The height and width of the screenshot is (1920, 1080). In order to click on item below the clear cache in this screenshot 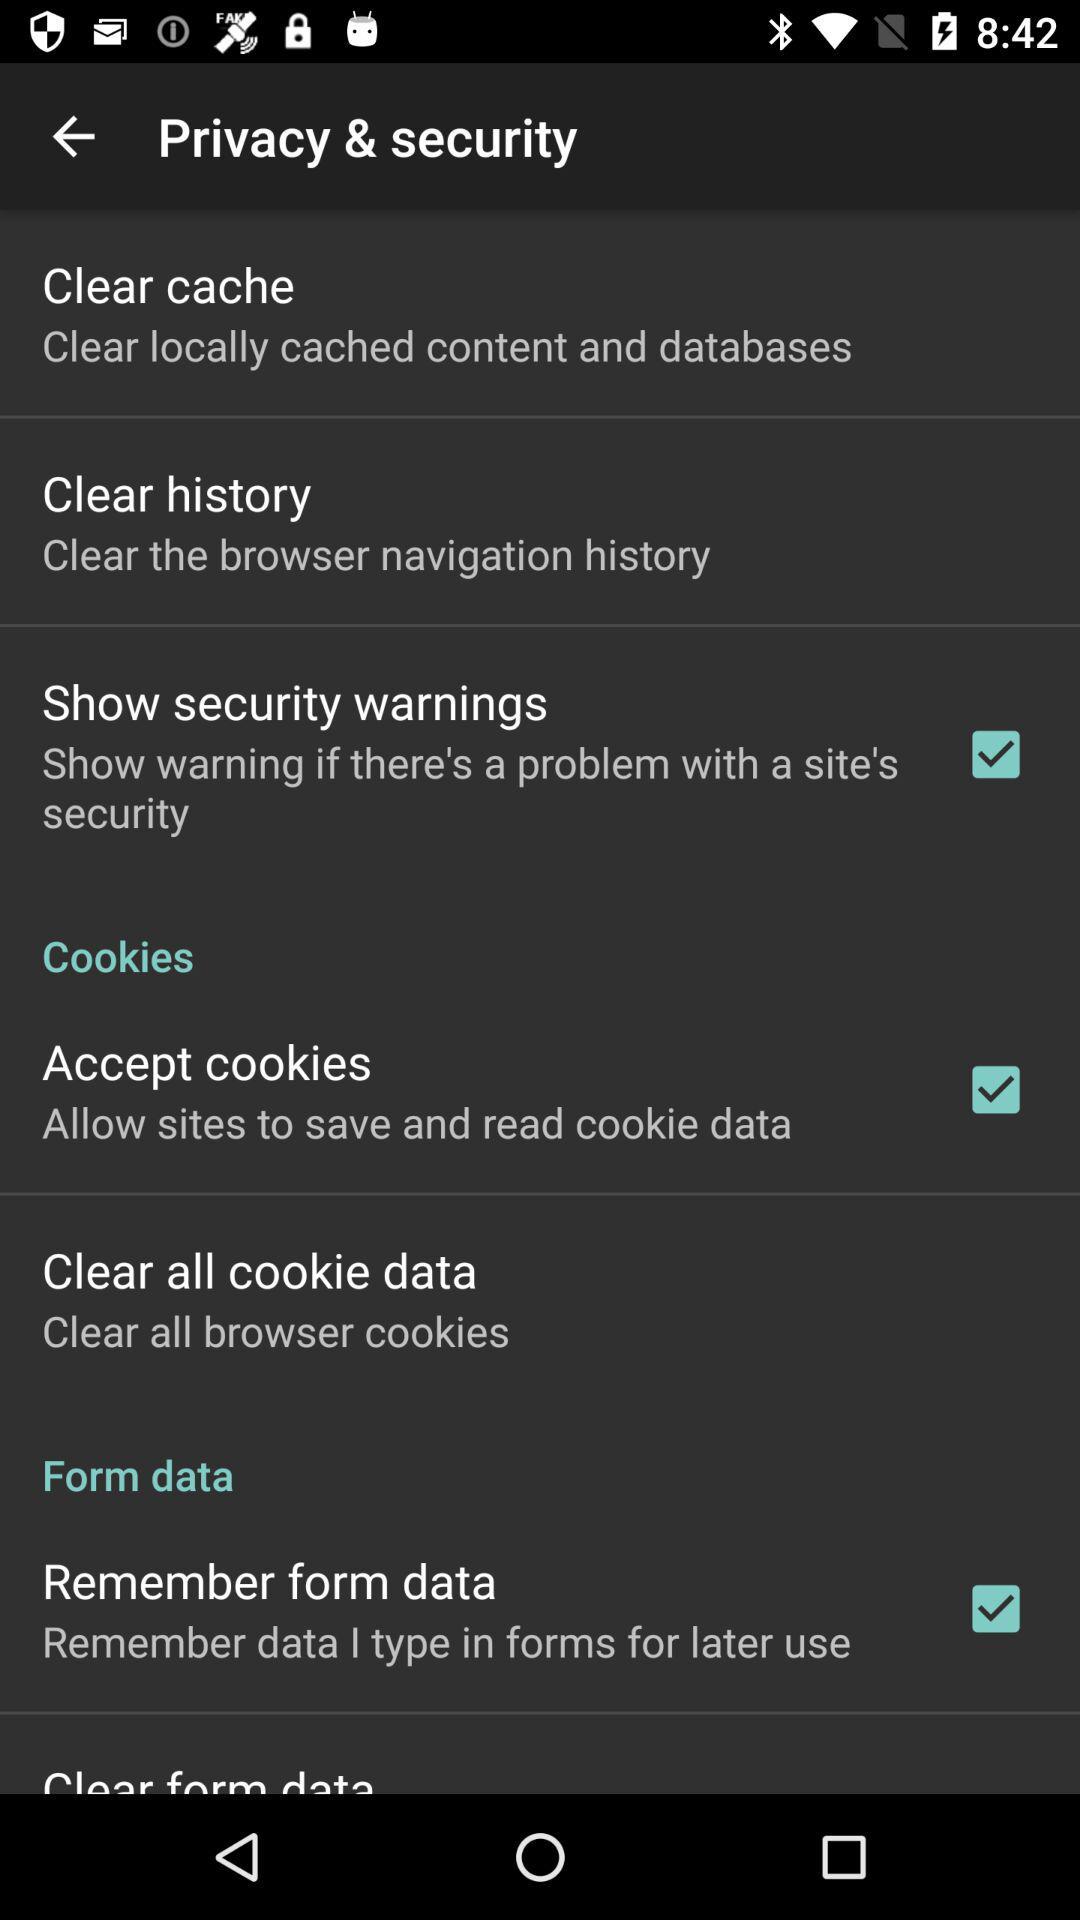, I will do `click(446, 345)`.